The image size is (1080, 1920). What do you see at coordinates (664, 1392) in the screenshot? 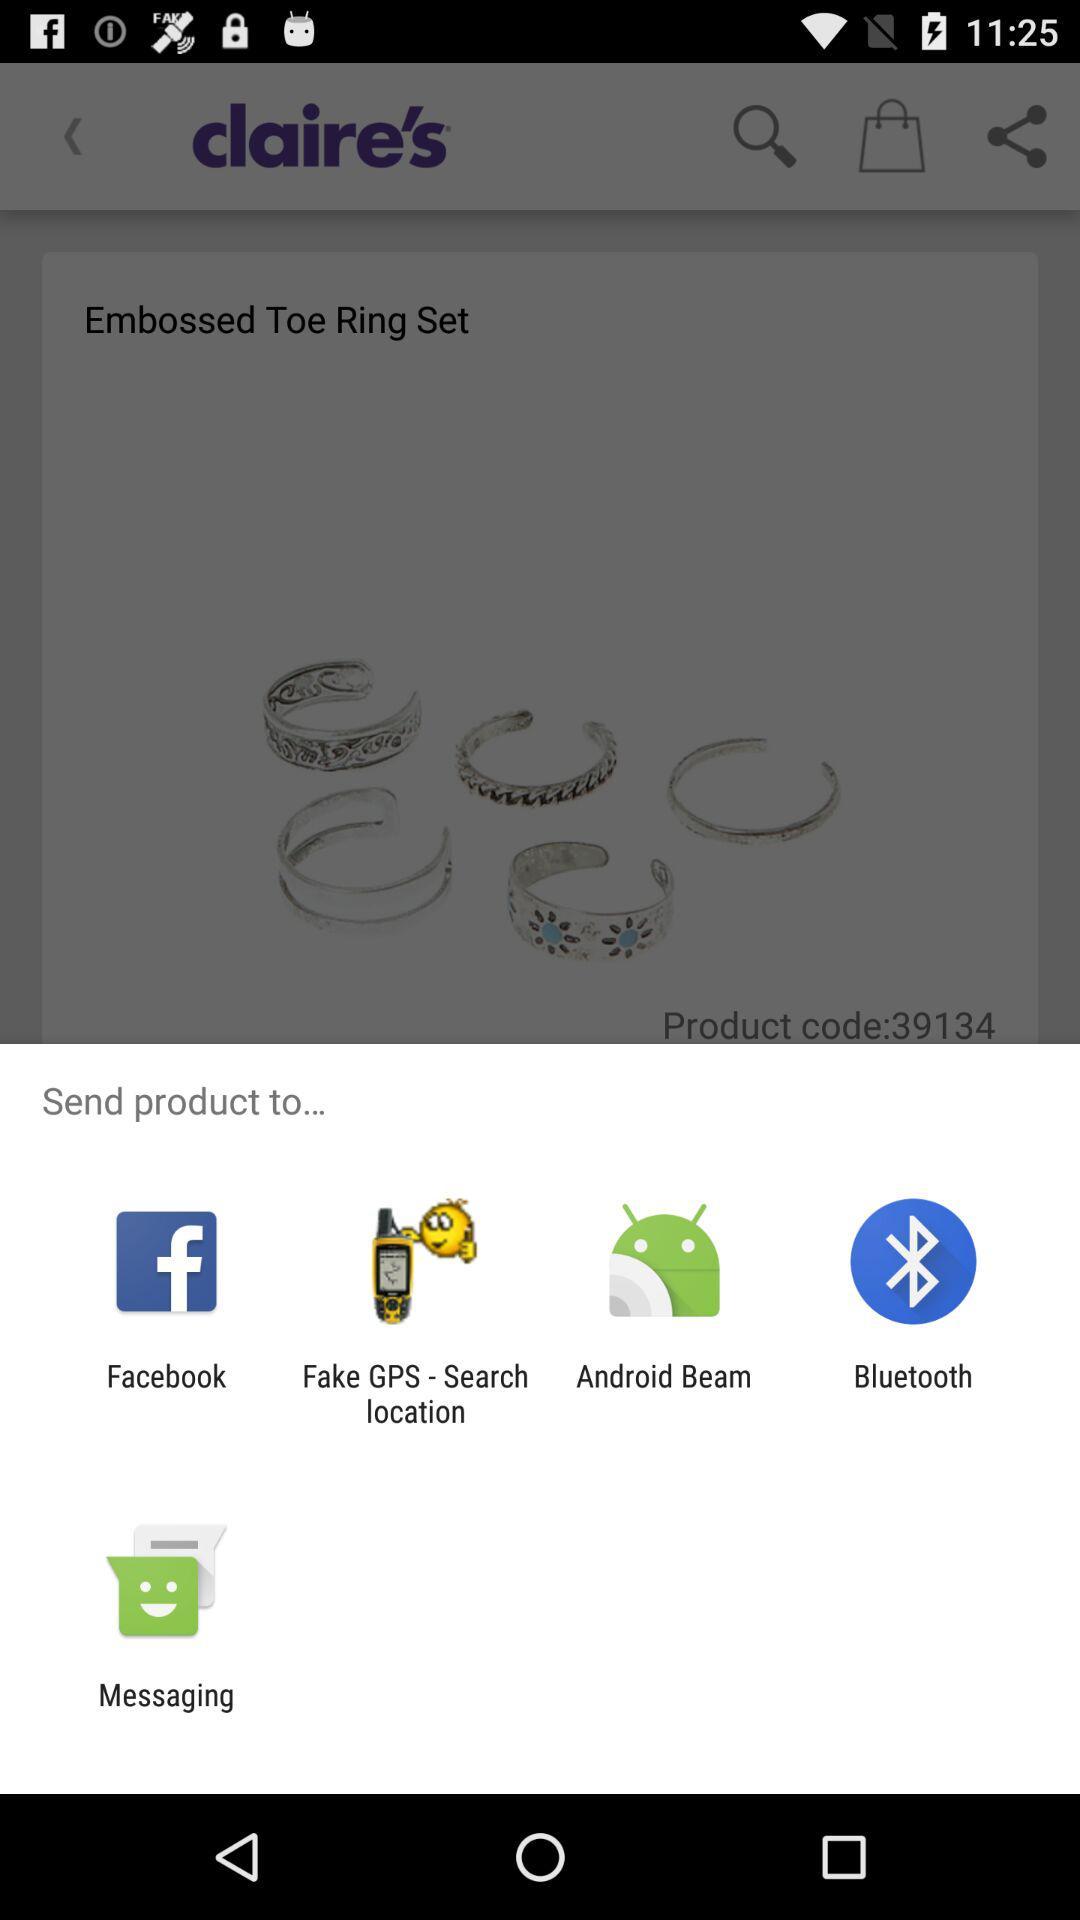
I see `android beam item` at bounding box center [664, 1392].